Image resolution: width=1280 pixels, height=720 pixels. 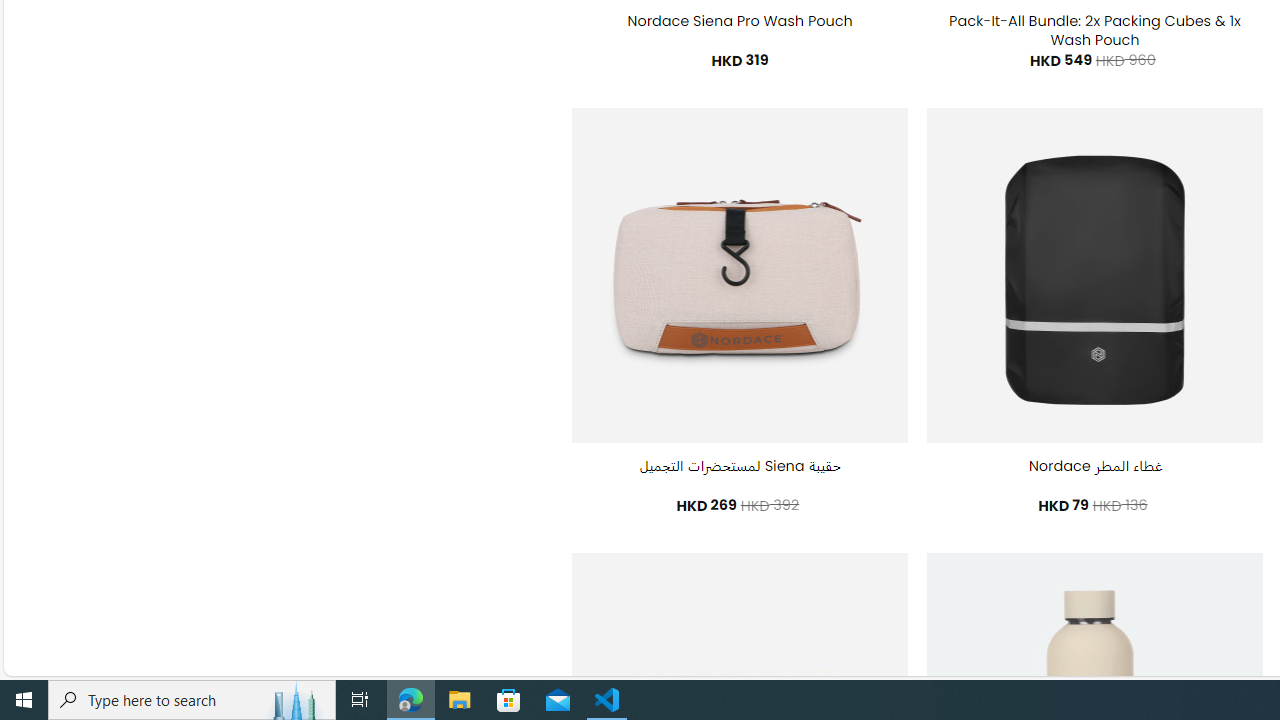 What do you see at coordinates (1094, 30) in the screenshot?
I see `'Pack-It-All Bundle: 2x Packing Cubes & 1x Wash Pouch'` at bounding box center [1094, 30].